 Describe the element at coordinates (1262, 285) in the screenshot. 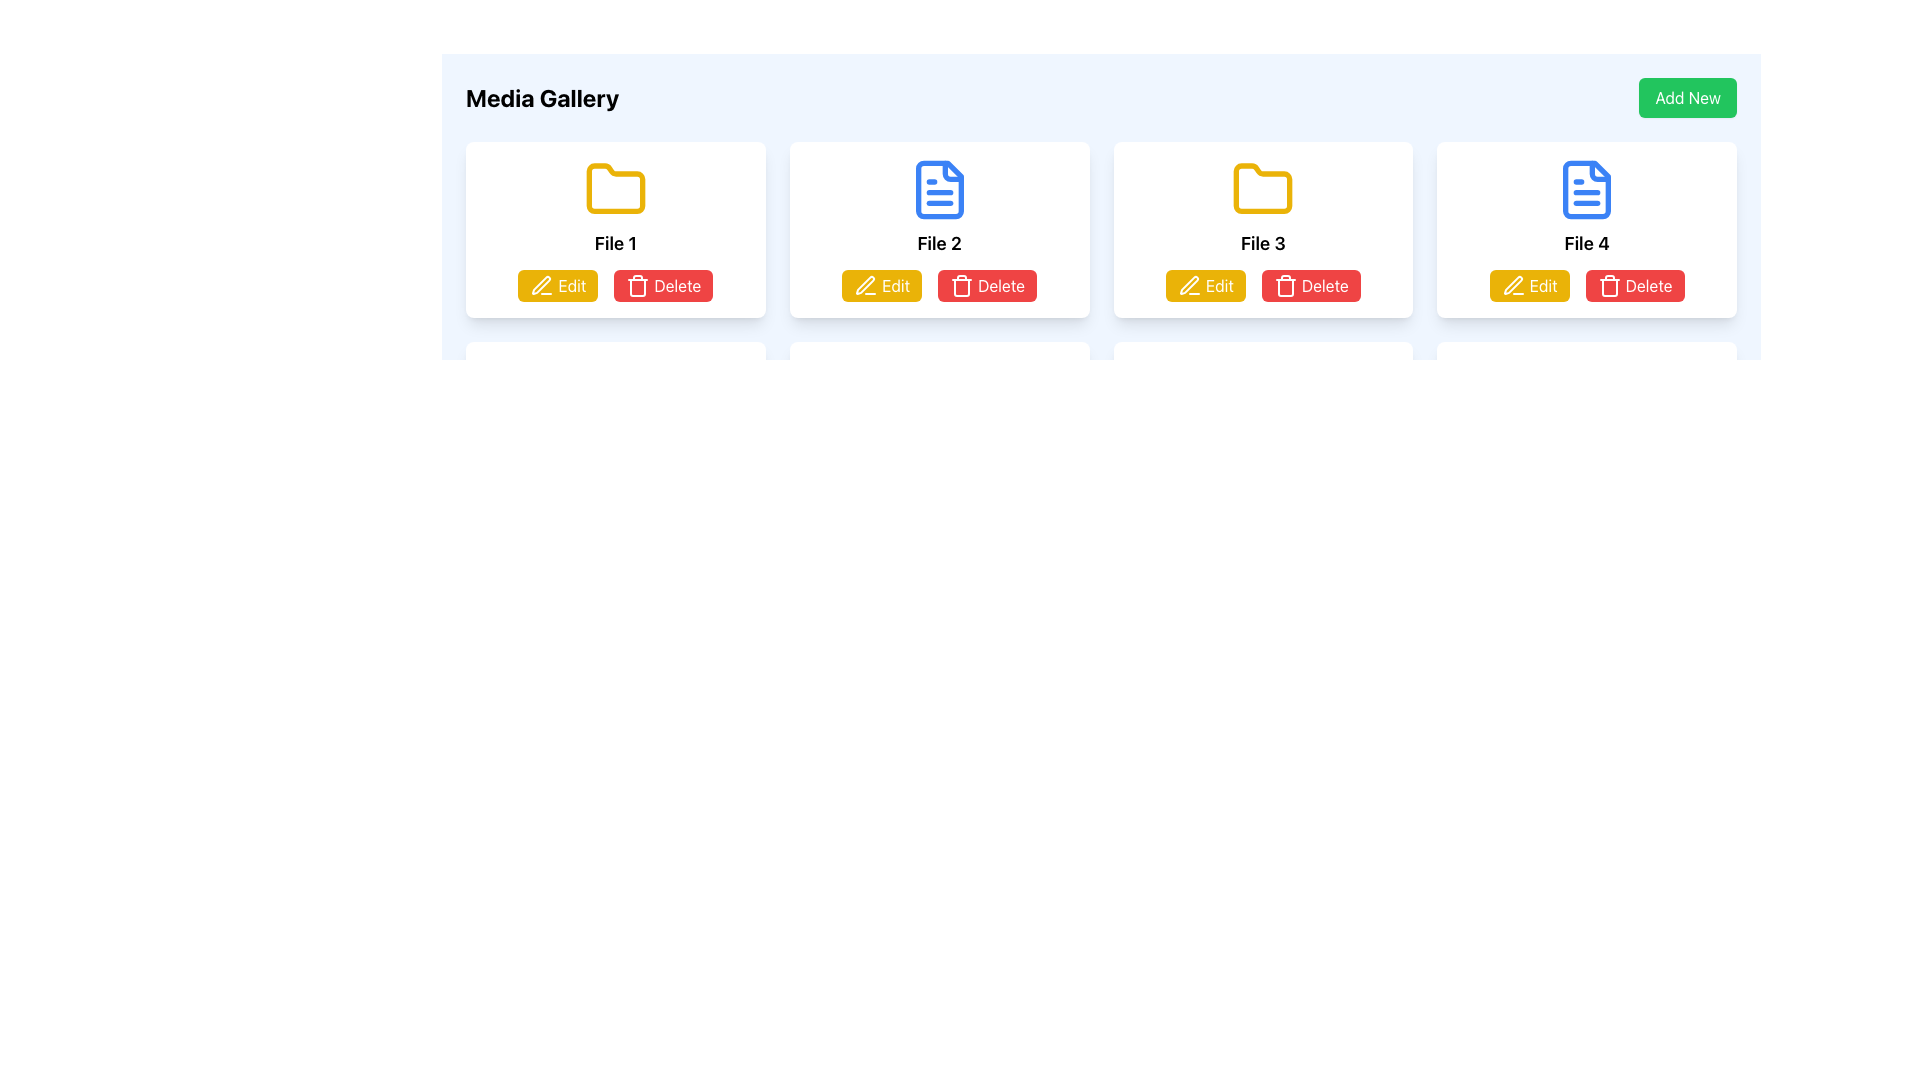

I see `the buttons in the 'File 3' section` at that location.